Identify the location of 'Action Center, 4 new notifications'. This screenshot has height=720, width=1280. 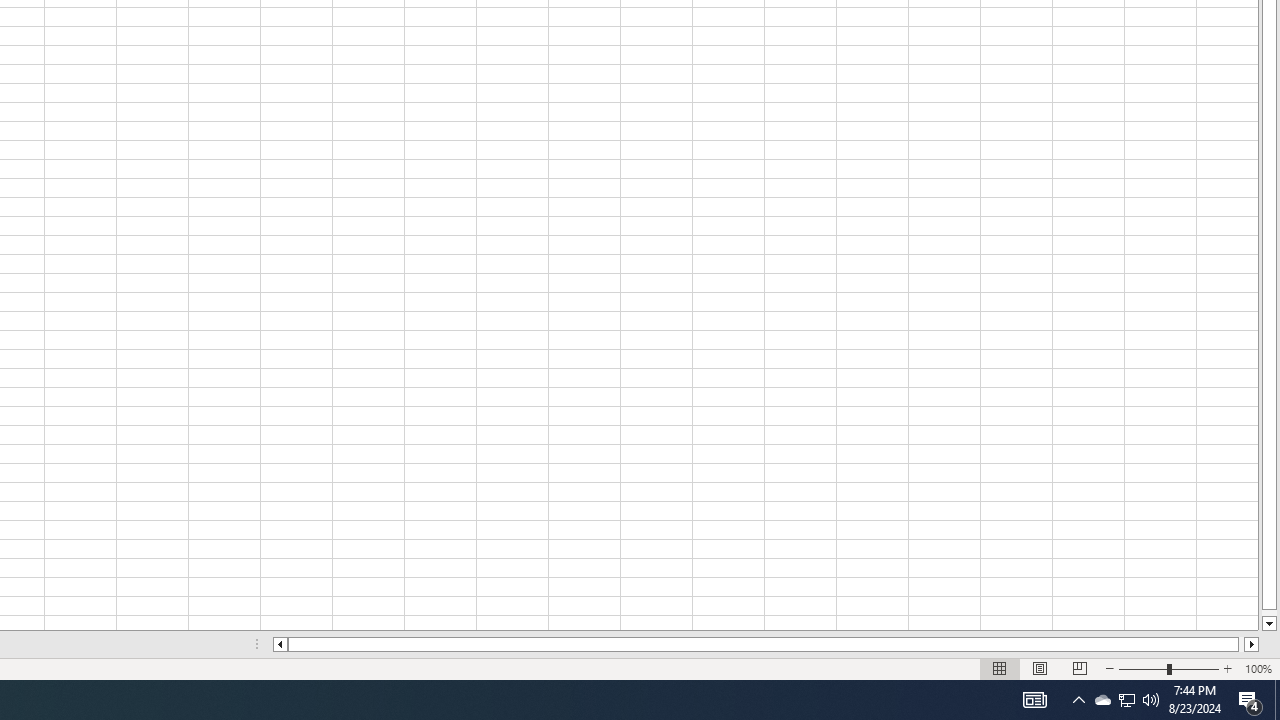
(1250, 698).